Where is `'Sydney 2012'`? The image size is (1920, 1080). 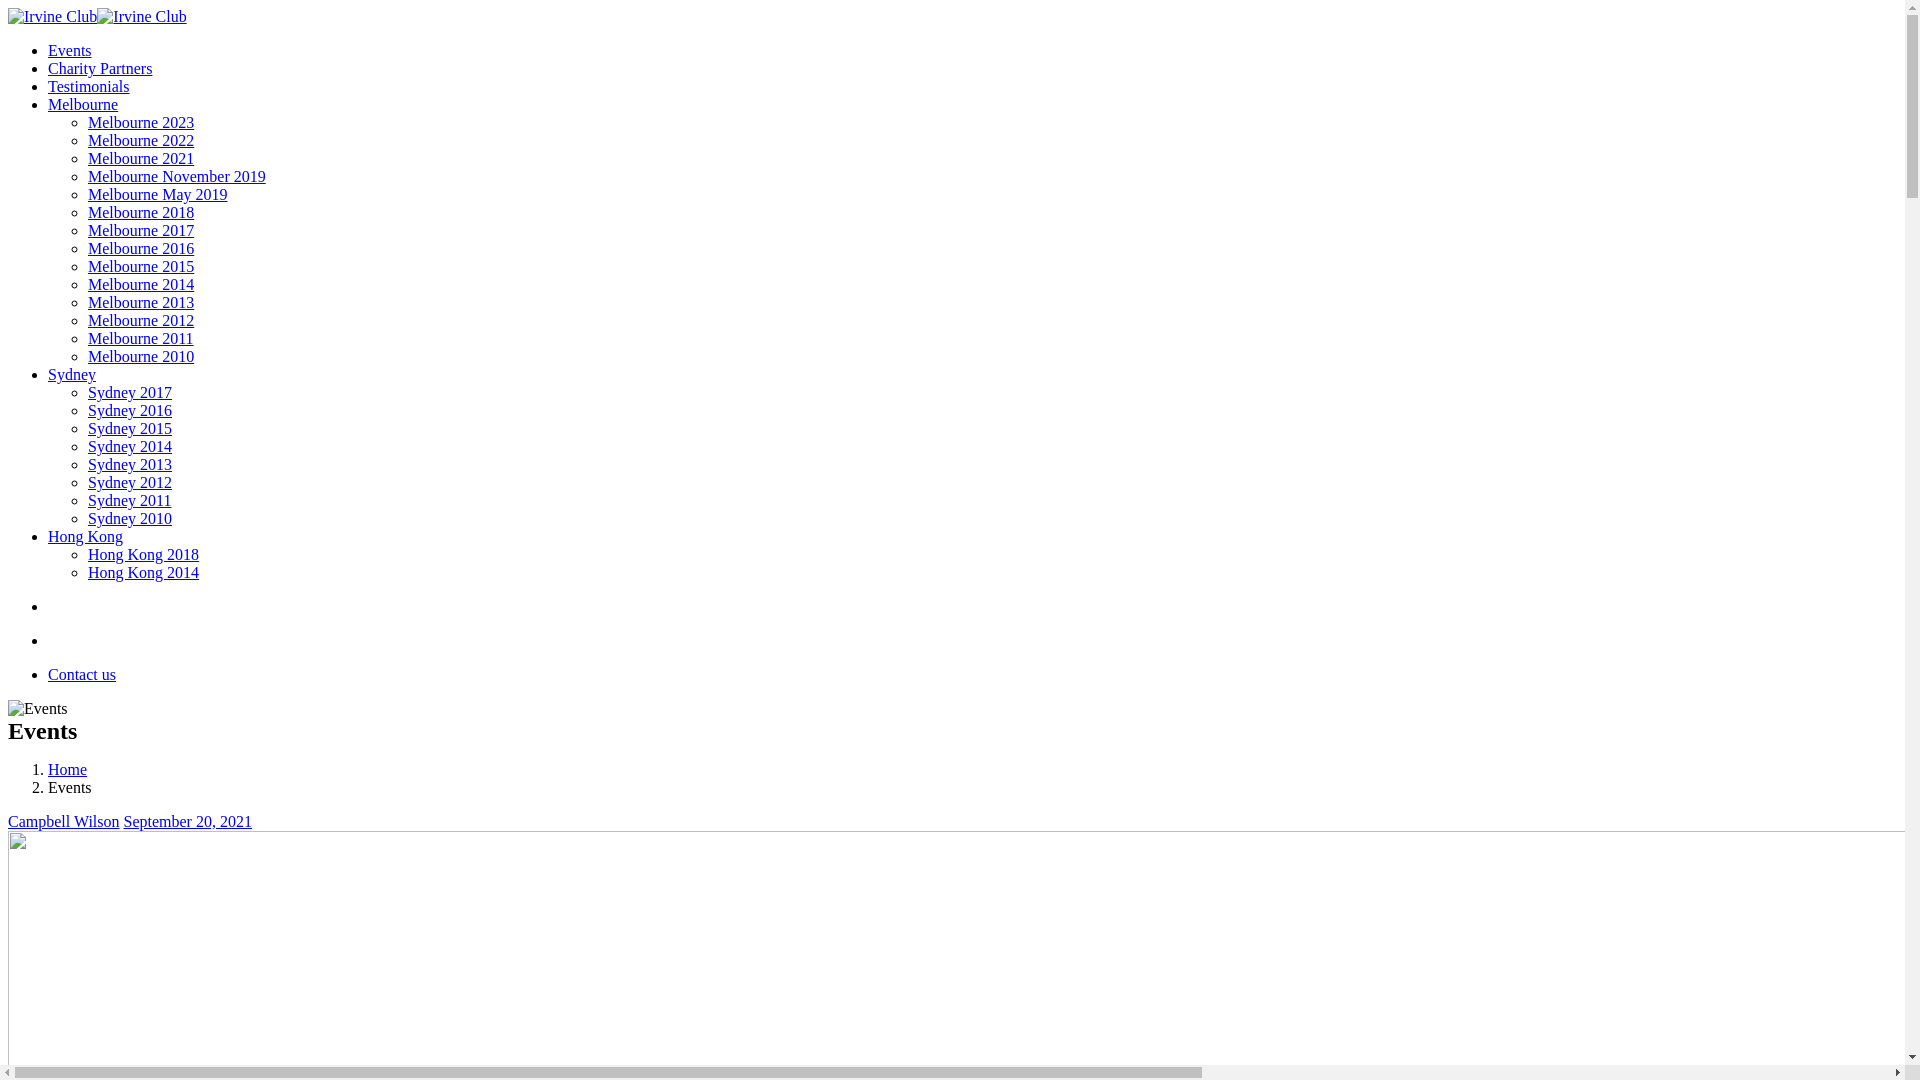
'Sydney 2012' is located at coordinates (128, 482).